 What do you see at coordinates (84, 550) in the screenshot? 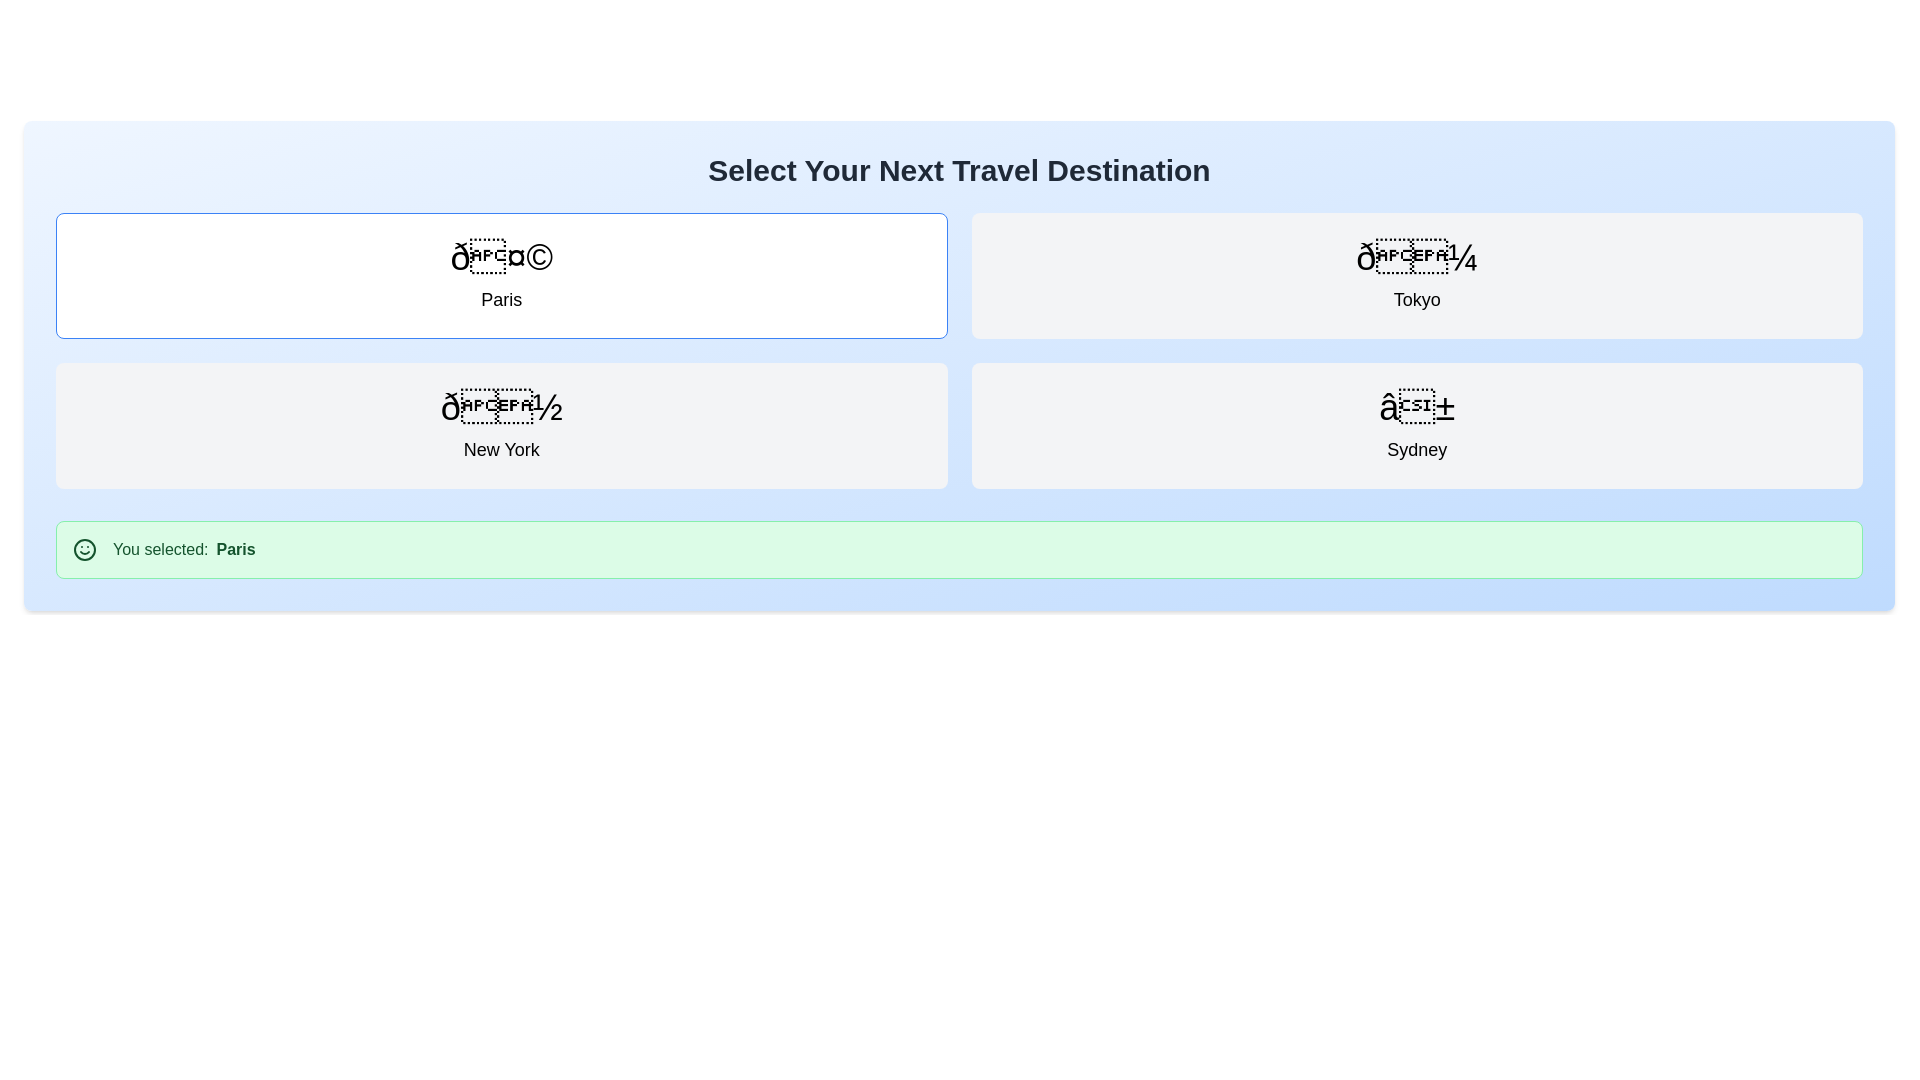
I see `the SVG Circle element that is part of the smiley icon, positioned near the text 'You selected: Paris'` at bounding box center [84, 550].